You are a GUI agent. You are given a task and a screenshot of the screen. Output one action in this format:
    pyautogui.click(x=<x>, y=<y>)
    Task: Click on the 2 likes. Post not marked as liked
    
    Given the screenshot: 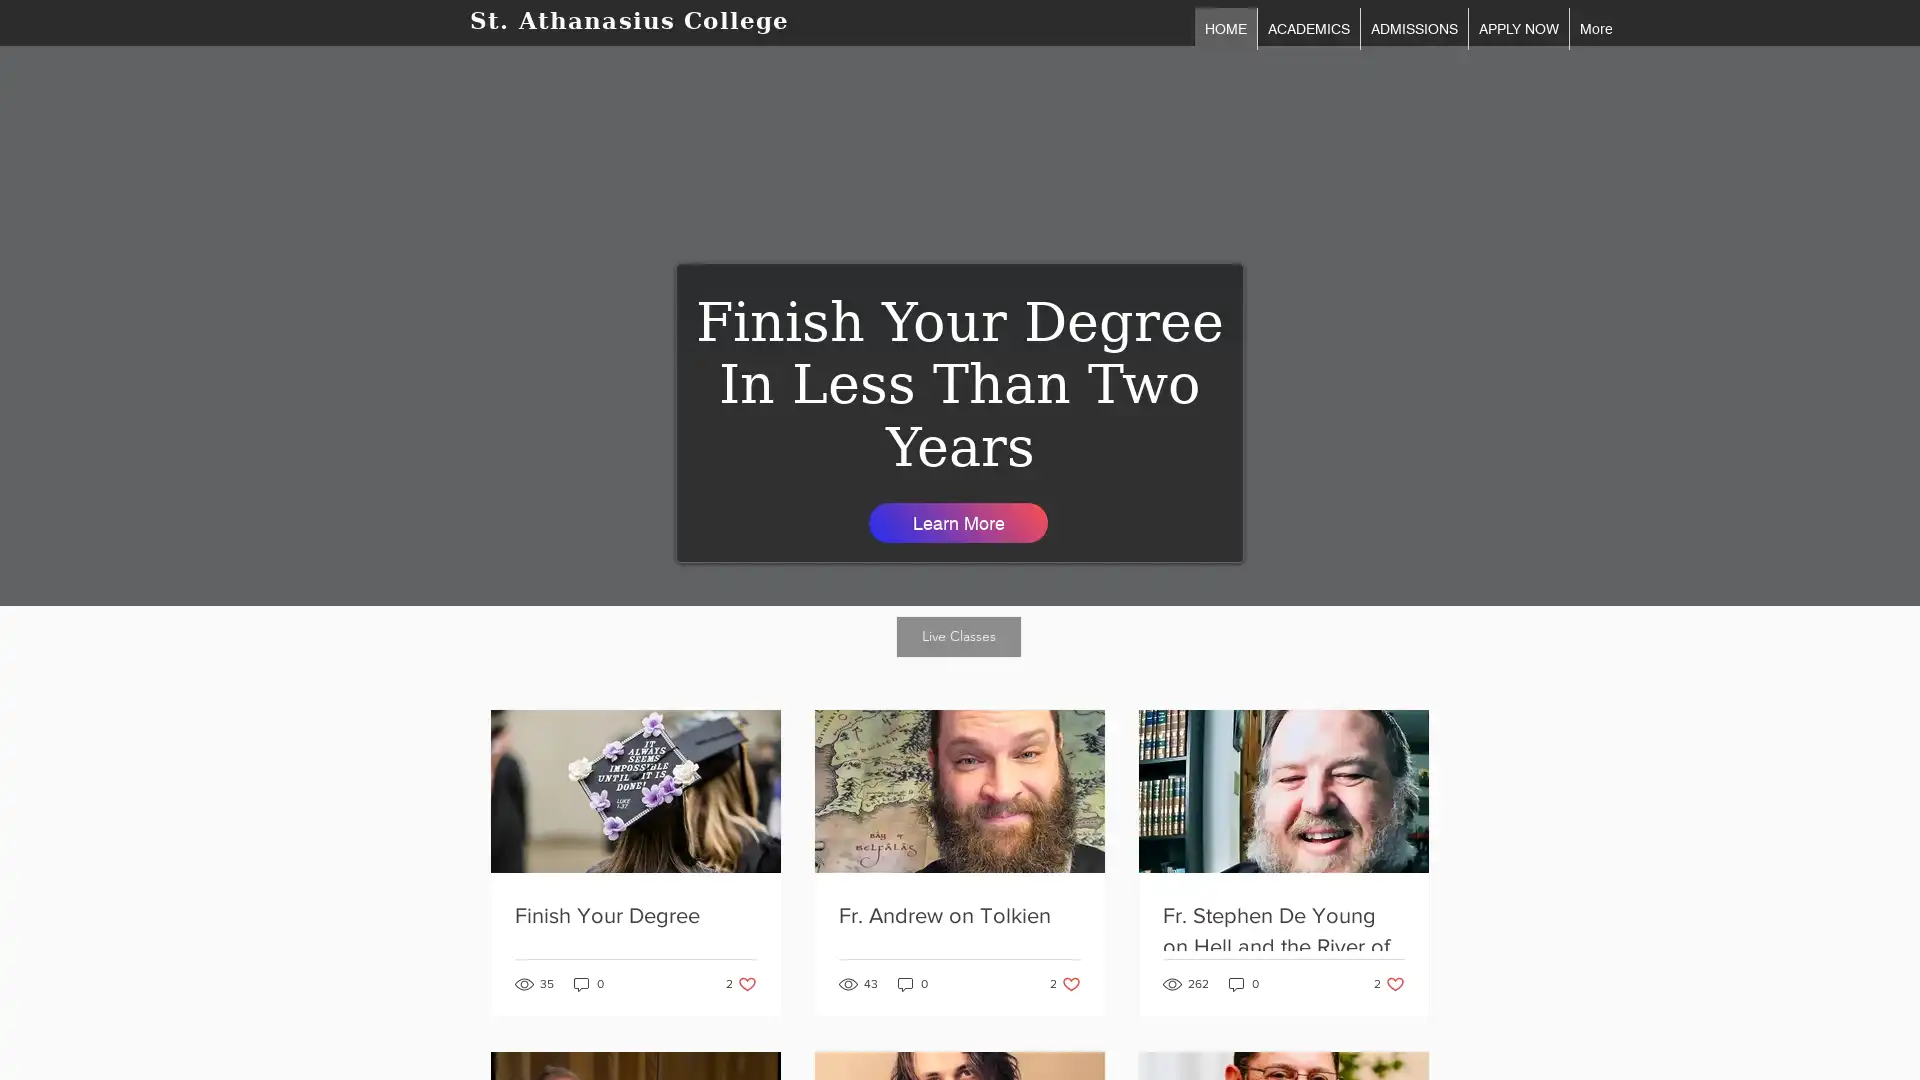 What is the action you would take?
    pyautogui.click(x=1064, y=982)
    